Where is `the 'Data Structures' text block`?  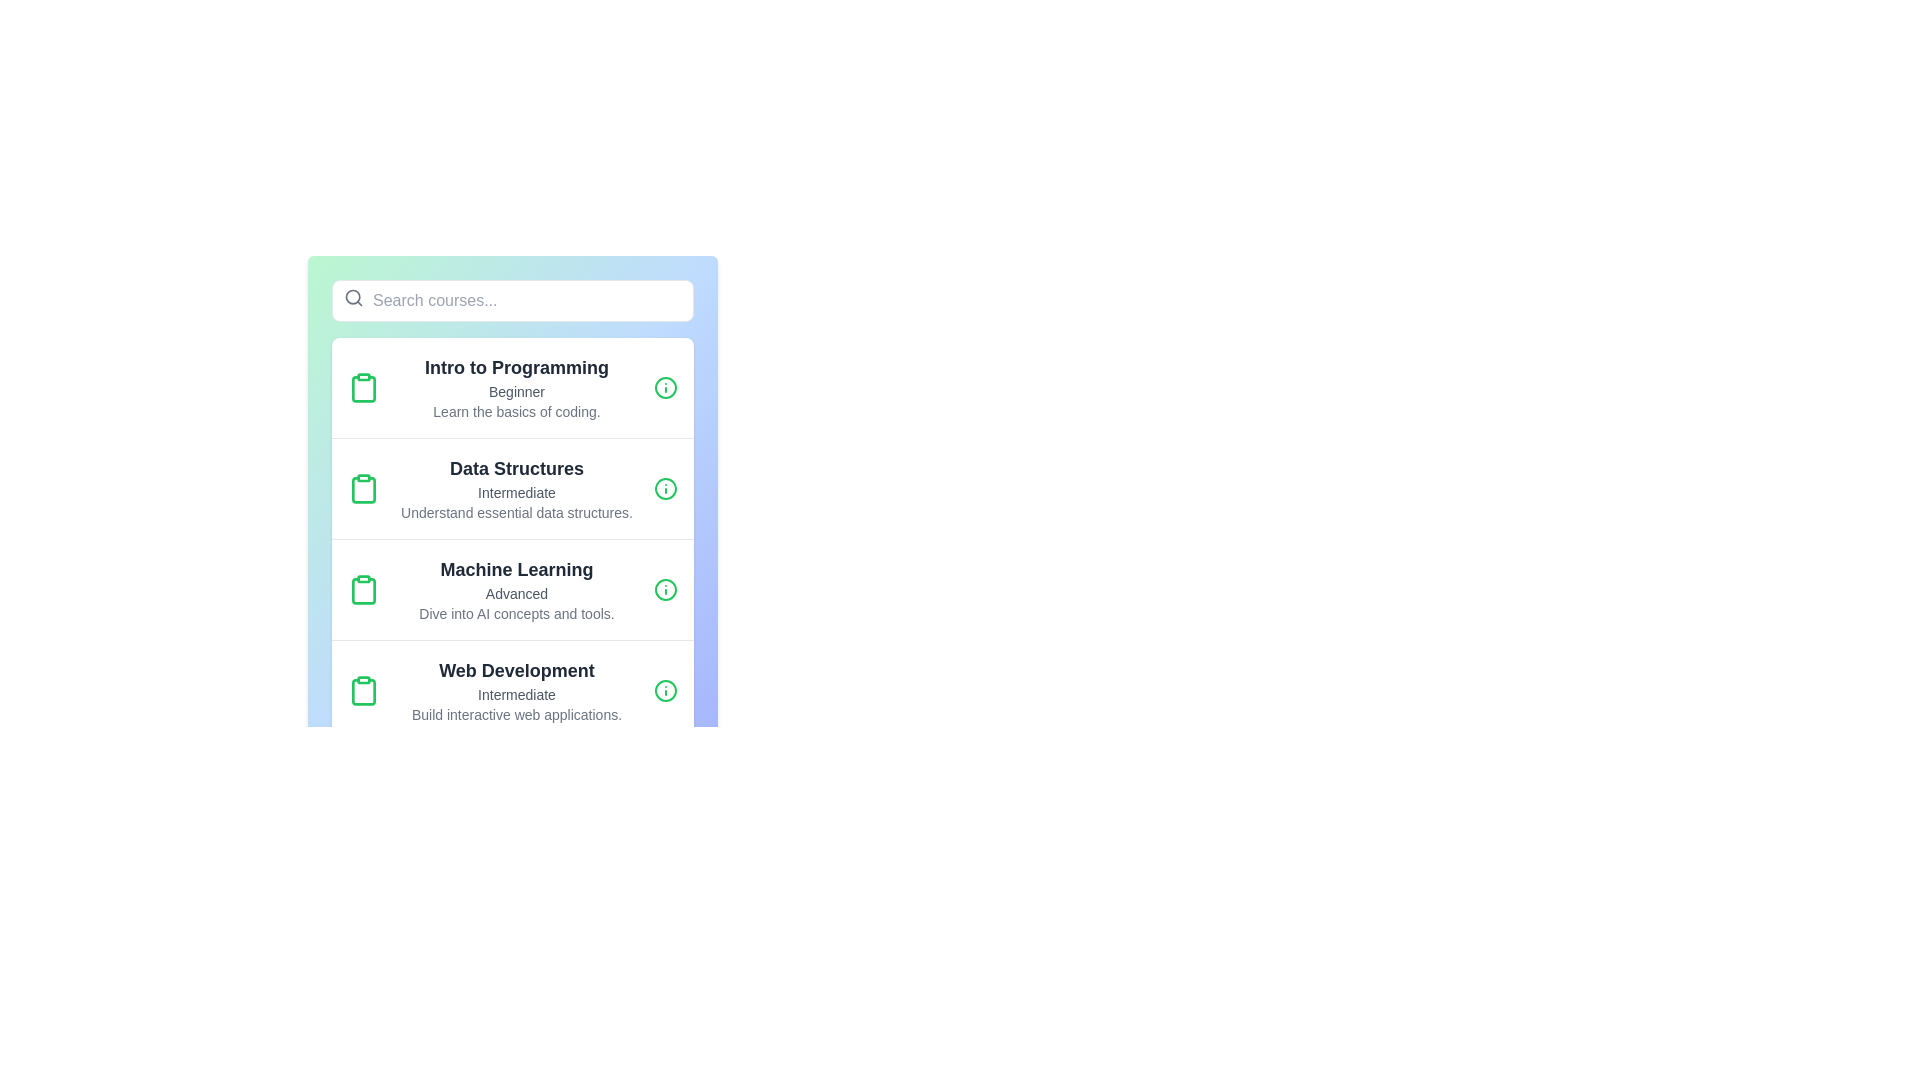 the 'Data Structures' text block is located at coordinates (517, 489).